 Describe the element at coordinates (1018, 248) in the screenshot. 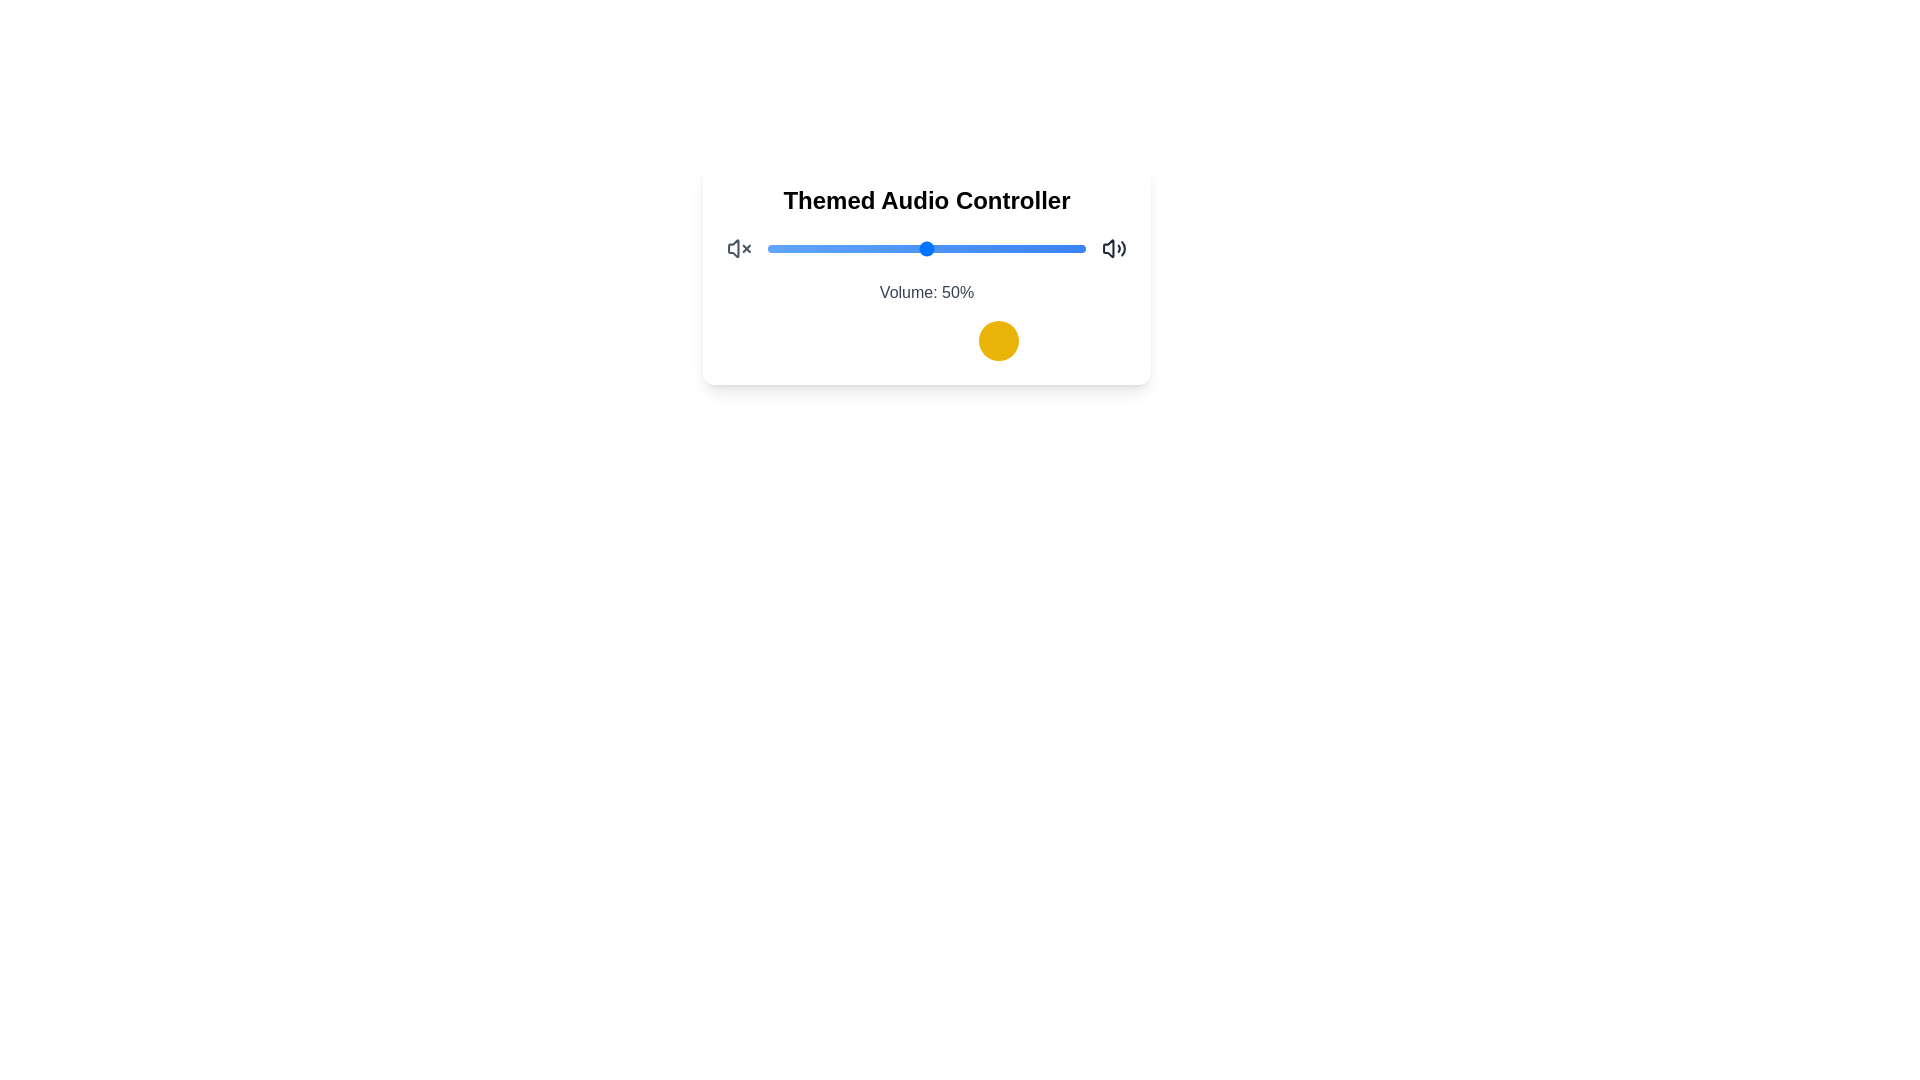

I see `the volume slider to set the volume to 79%` at that location.